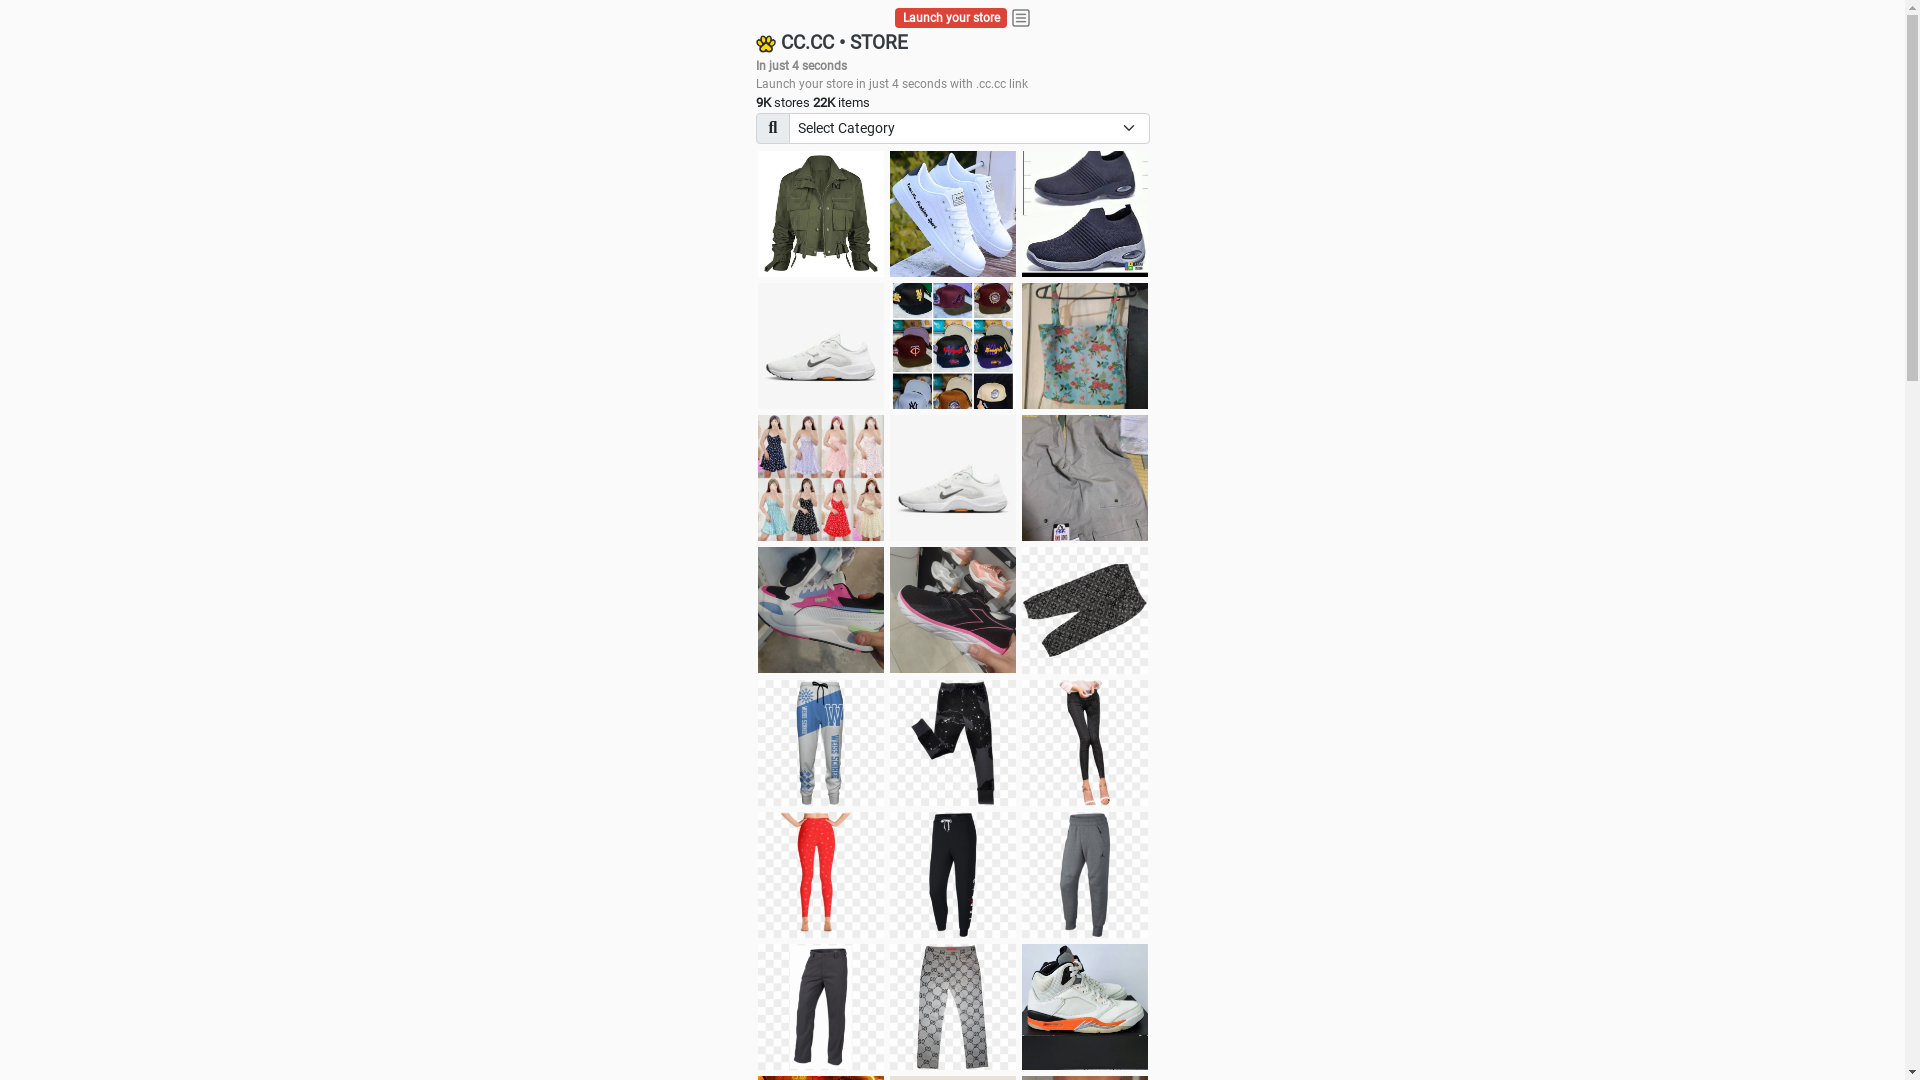 This screenshot has height=1080, width=1920. Describe the element at coordinates (1083, 345) in the screenshot. I see `'Ukay cloth'` at that location.